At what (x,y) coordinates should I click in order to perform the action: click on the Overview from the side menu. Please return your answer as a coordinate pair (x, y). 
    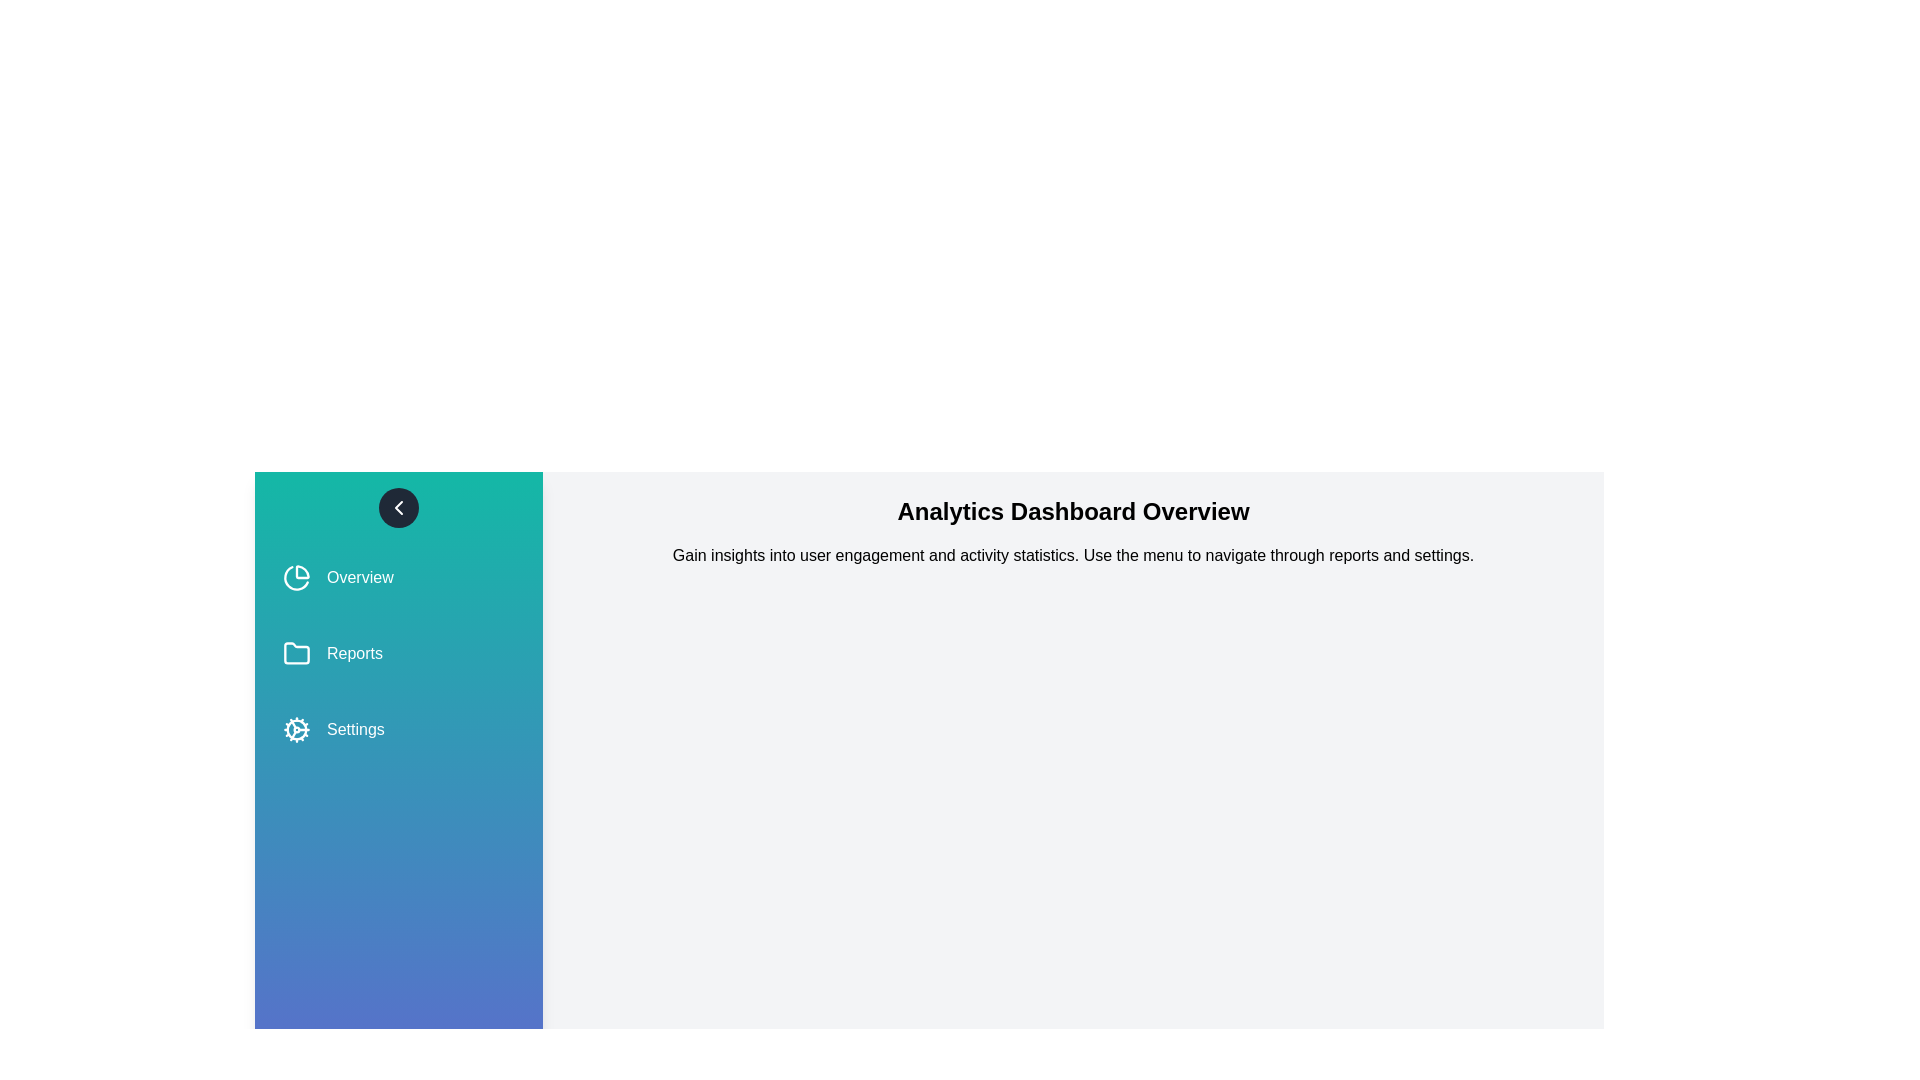
    Looking at the image, I should click on (398, 578).